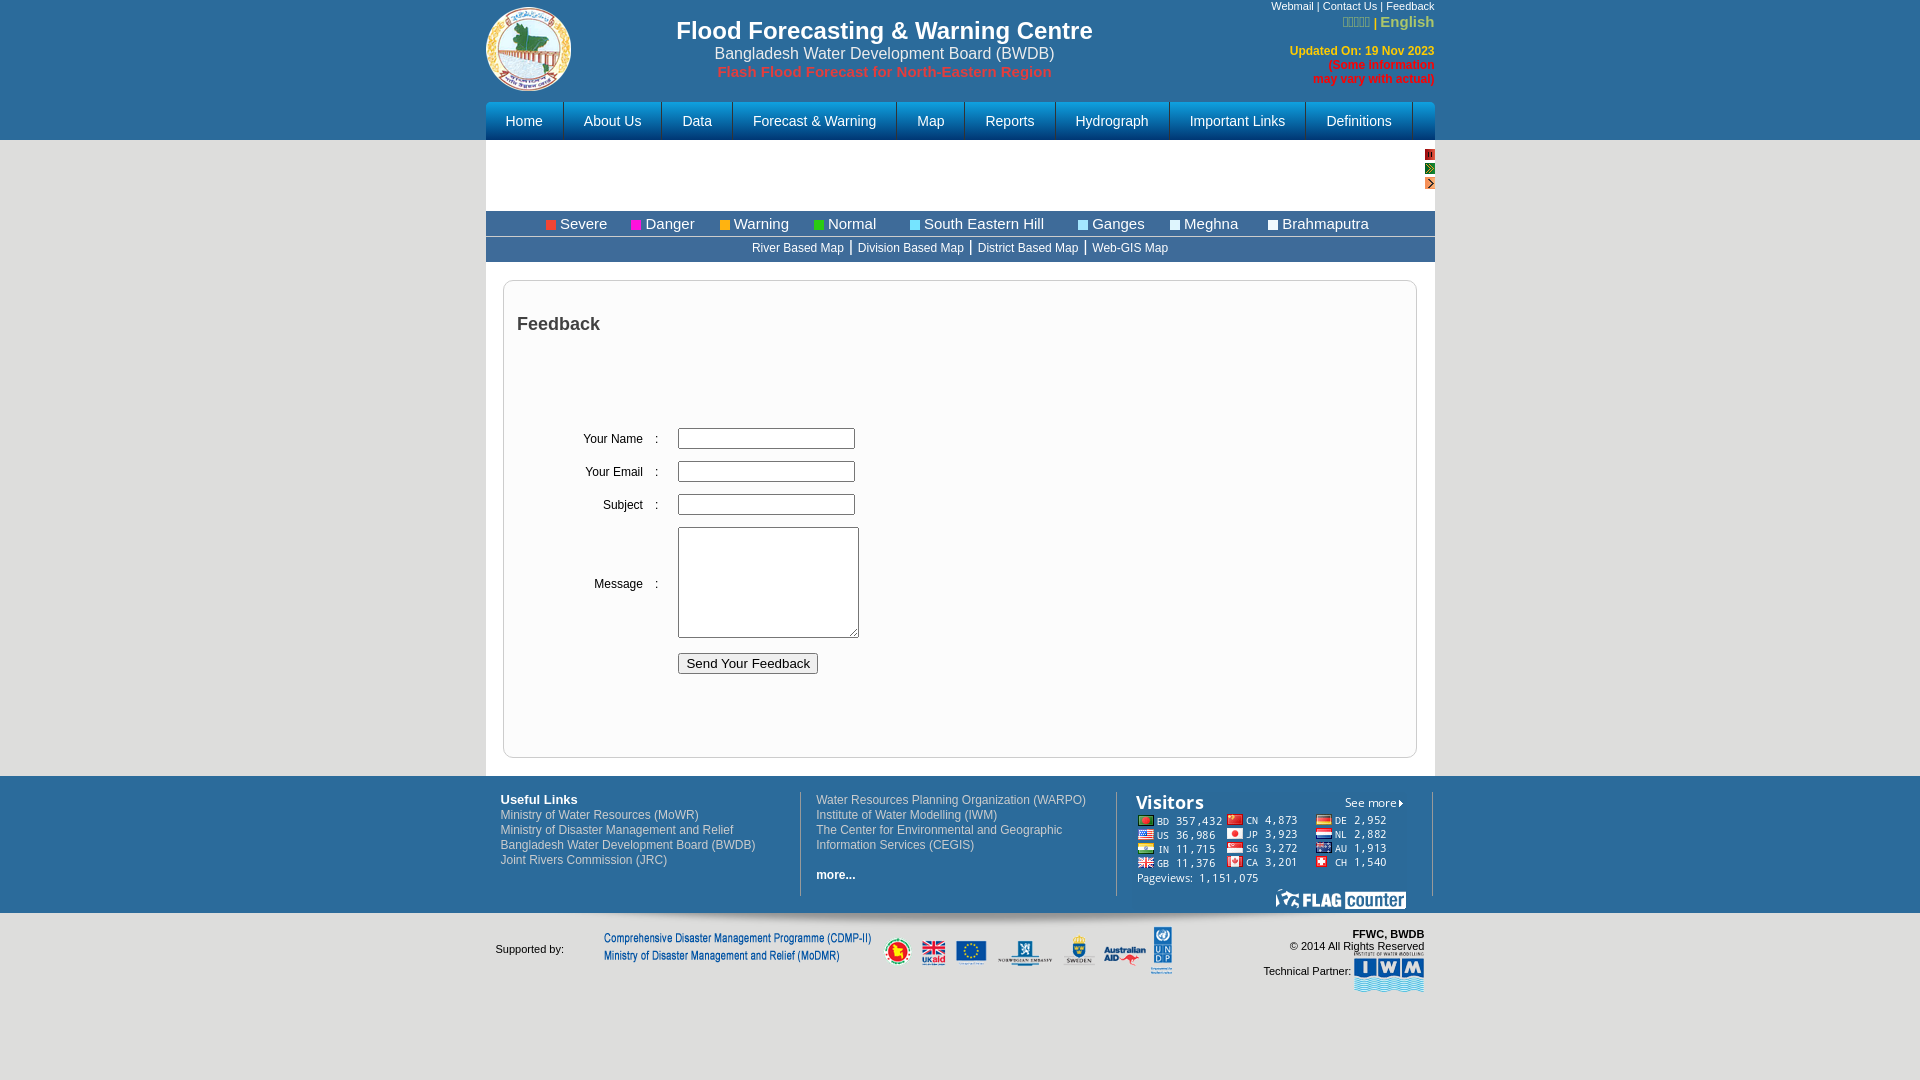  Describe the element at coordinates (696, 120) in the screenshot. I see `'Data'` at that location.